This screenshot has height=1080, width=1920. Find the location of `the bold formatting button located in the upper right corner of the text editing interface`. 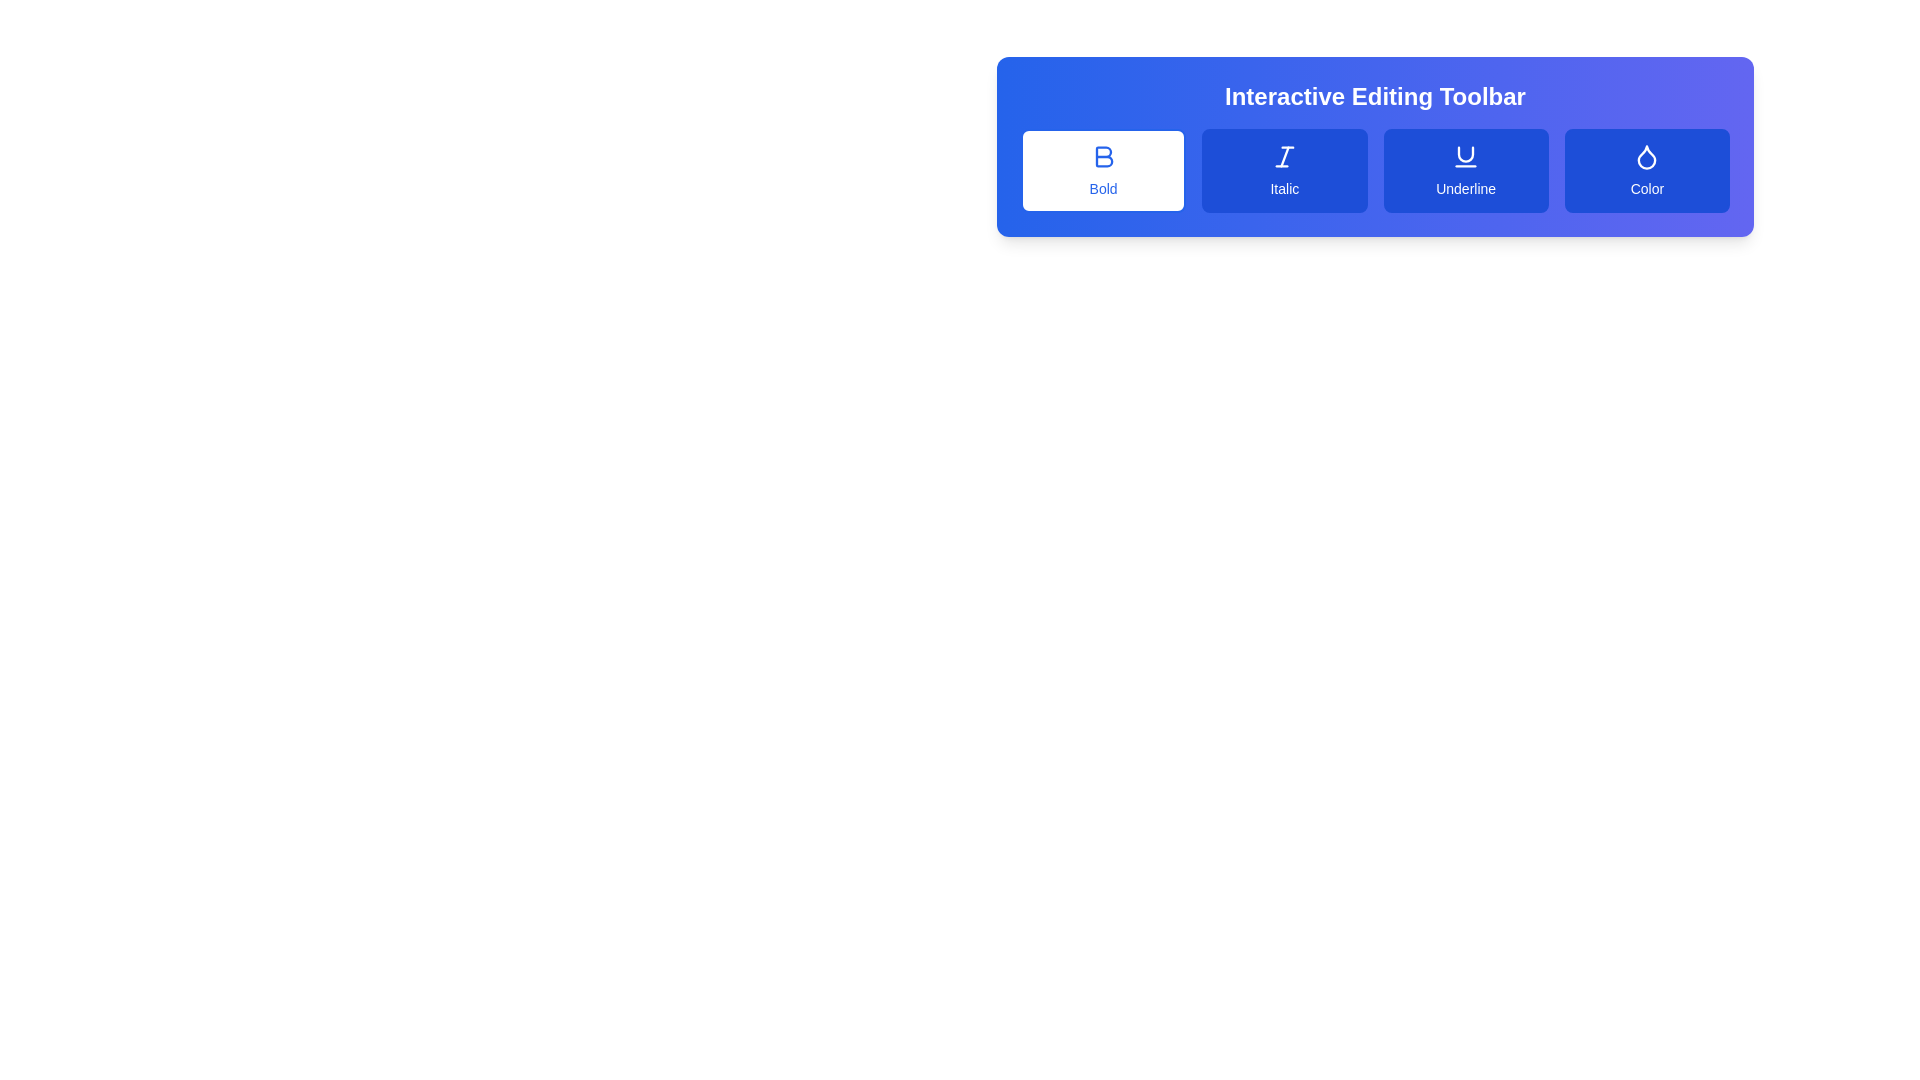

the bold formatting button located in the upper right corner of the text editing interface is located at coordinates (1102, 169).